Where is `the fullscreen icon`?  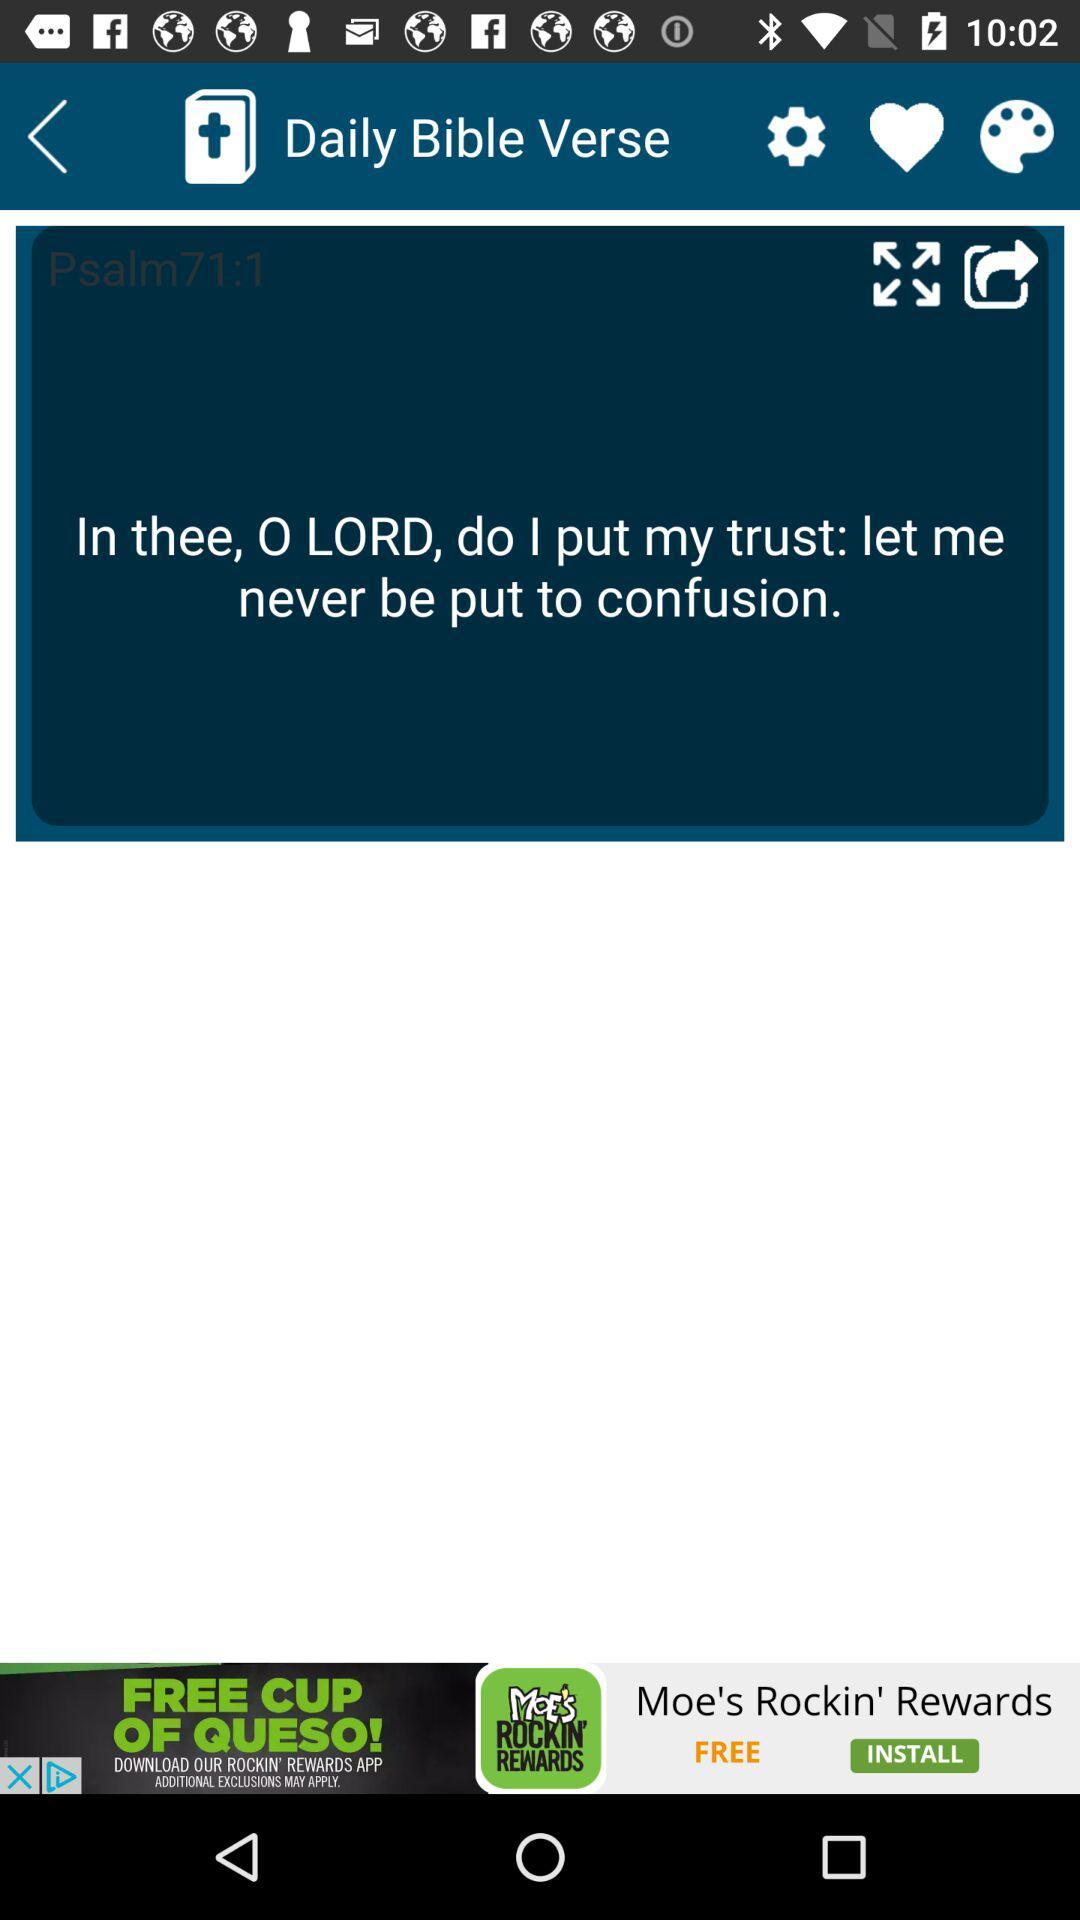 the fullscreen icon is located at coordinates (906, 272).